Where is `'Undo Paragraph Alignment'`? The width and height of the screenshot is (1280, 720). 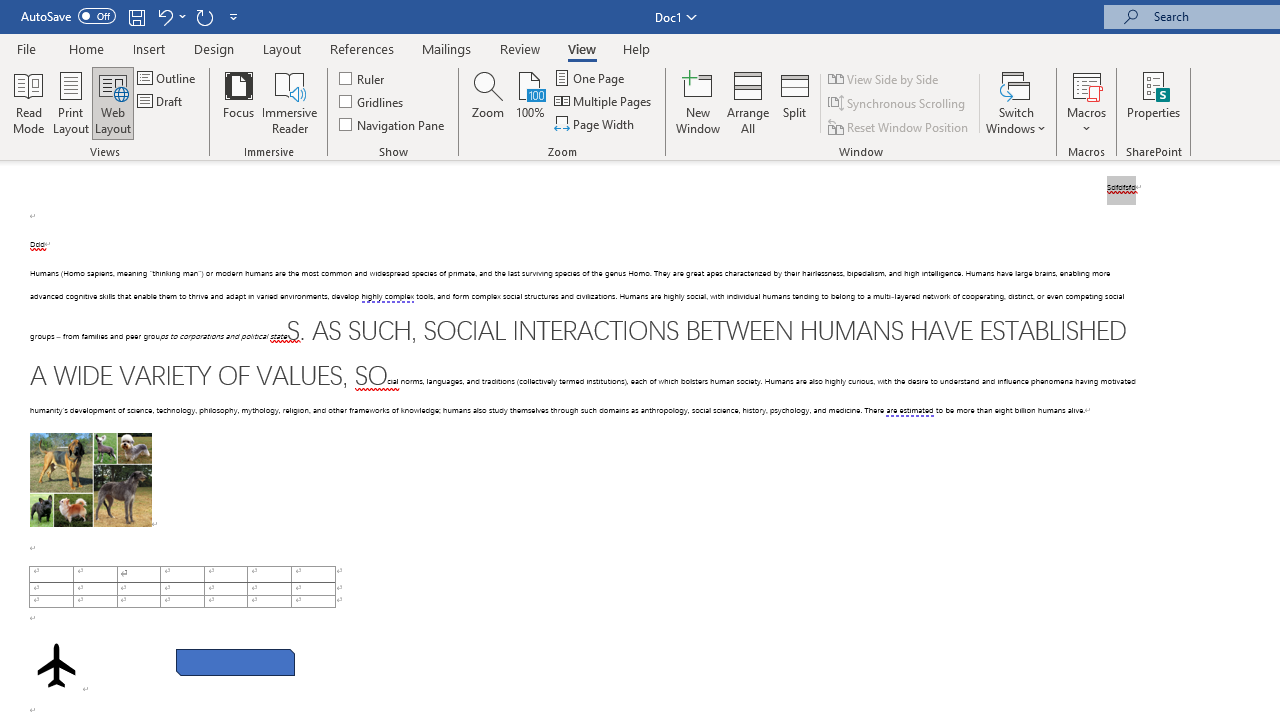 'Undo Paragraph Alignment' is located at coordinates (170, 16).